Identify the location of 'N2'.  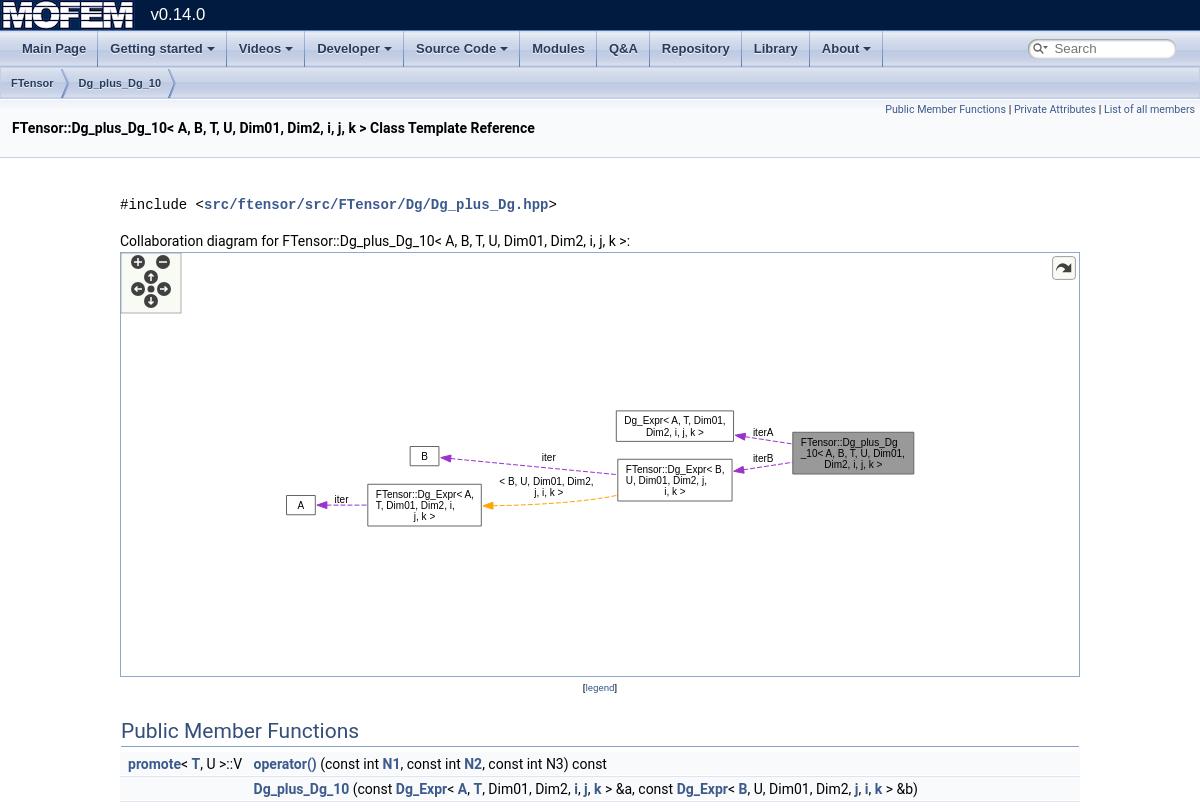
(472, 762).